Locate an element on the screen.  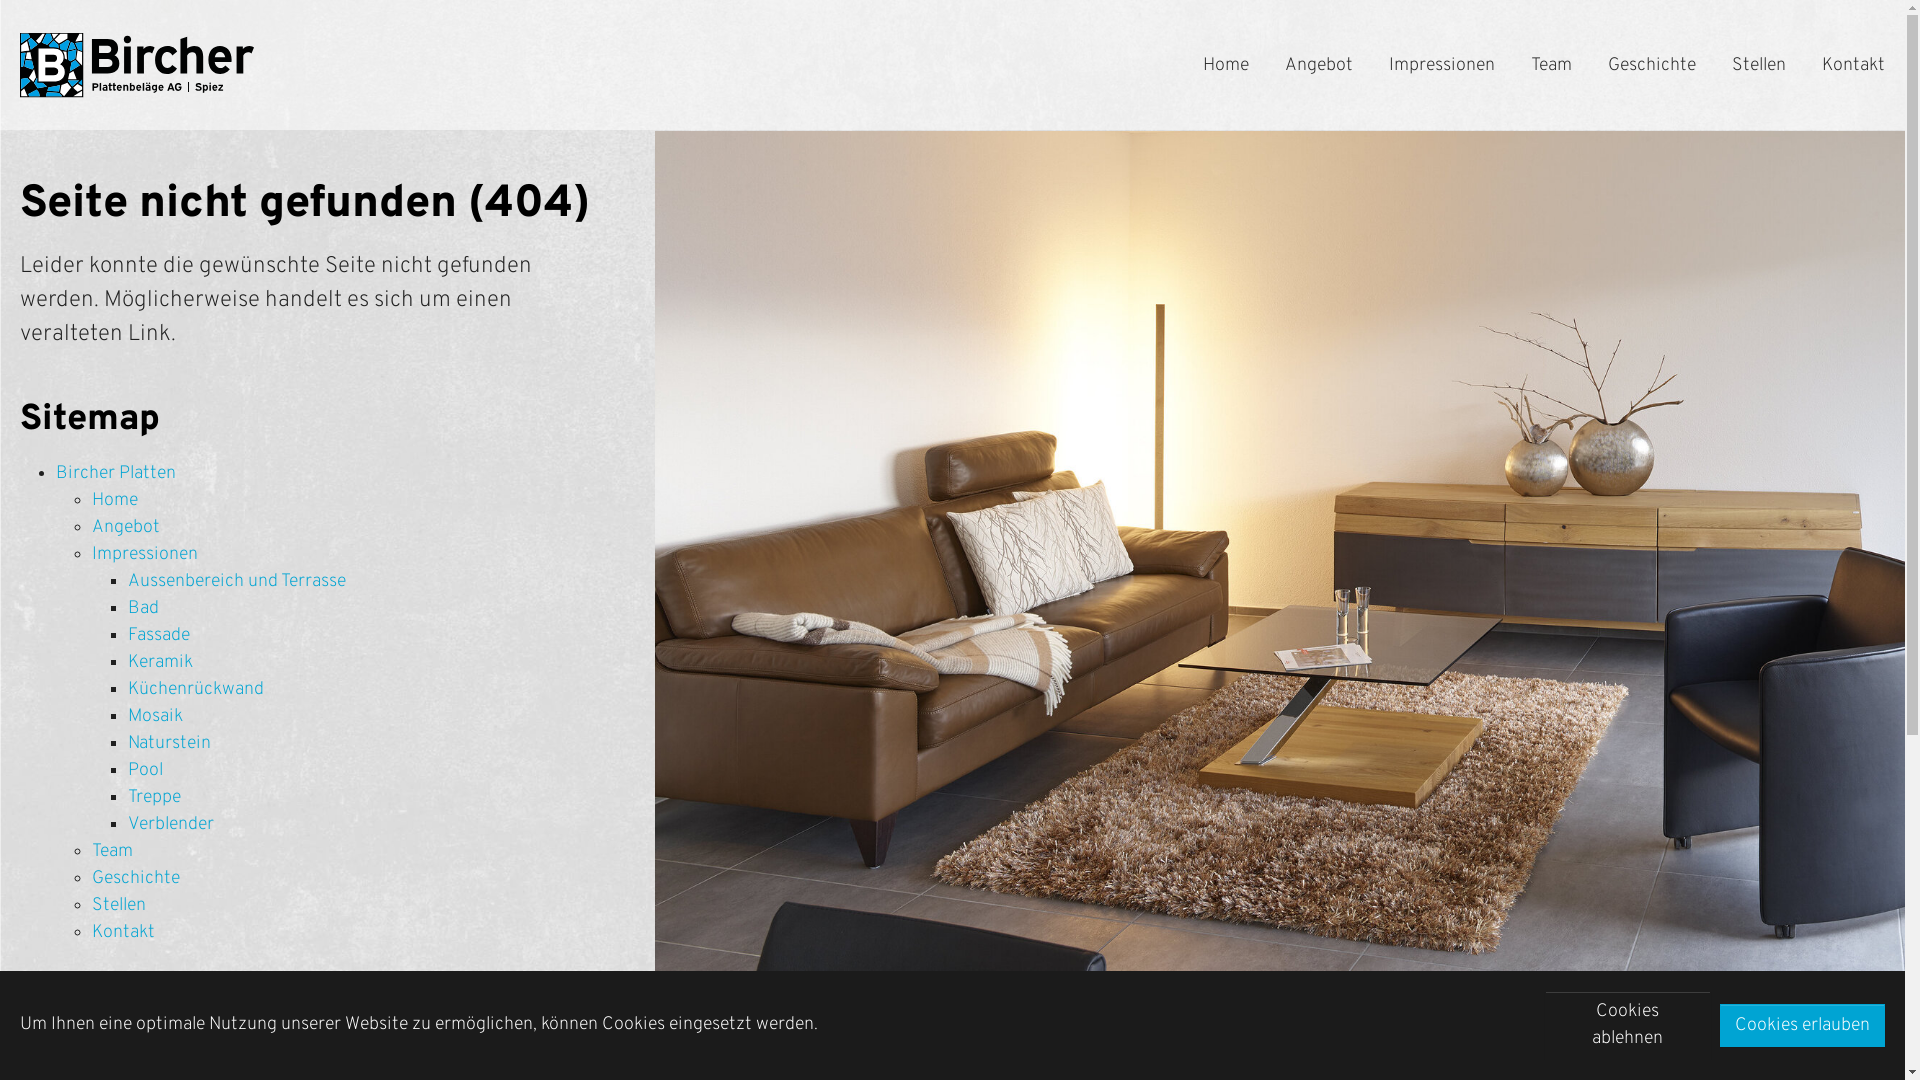
'Mosaik' is located at coordinates (154, 715).